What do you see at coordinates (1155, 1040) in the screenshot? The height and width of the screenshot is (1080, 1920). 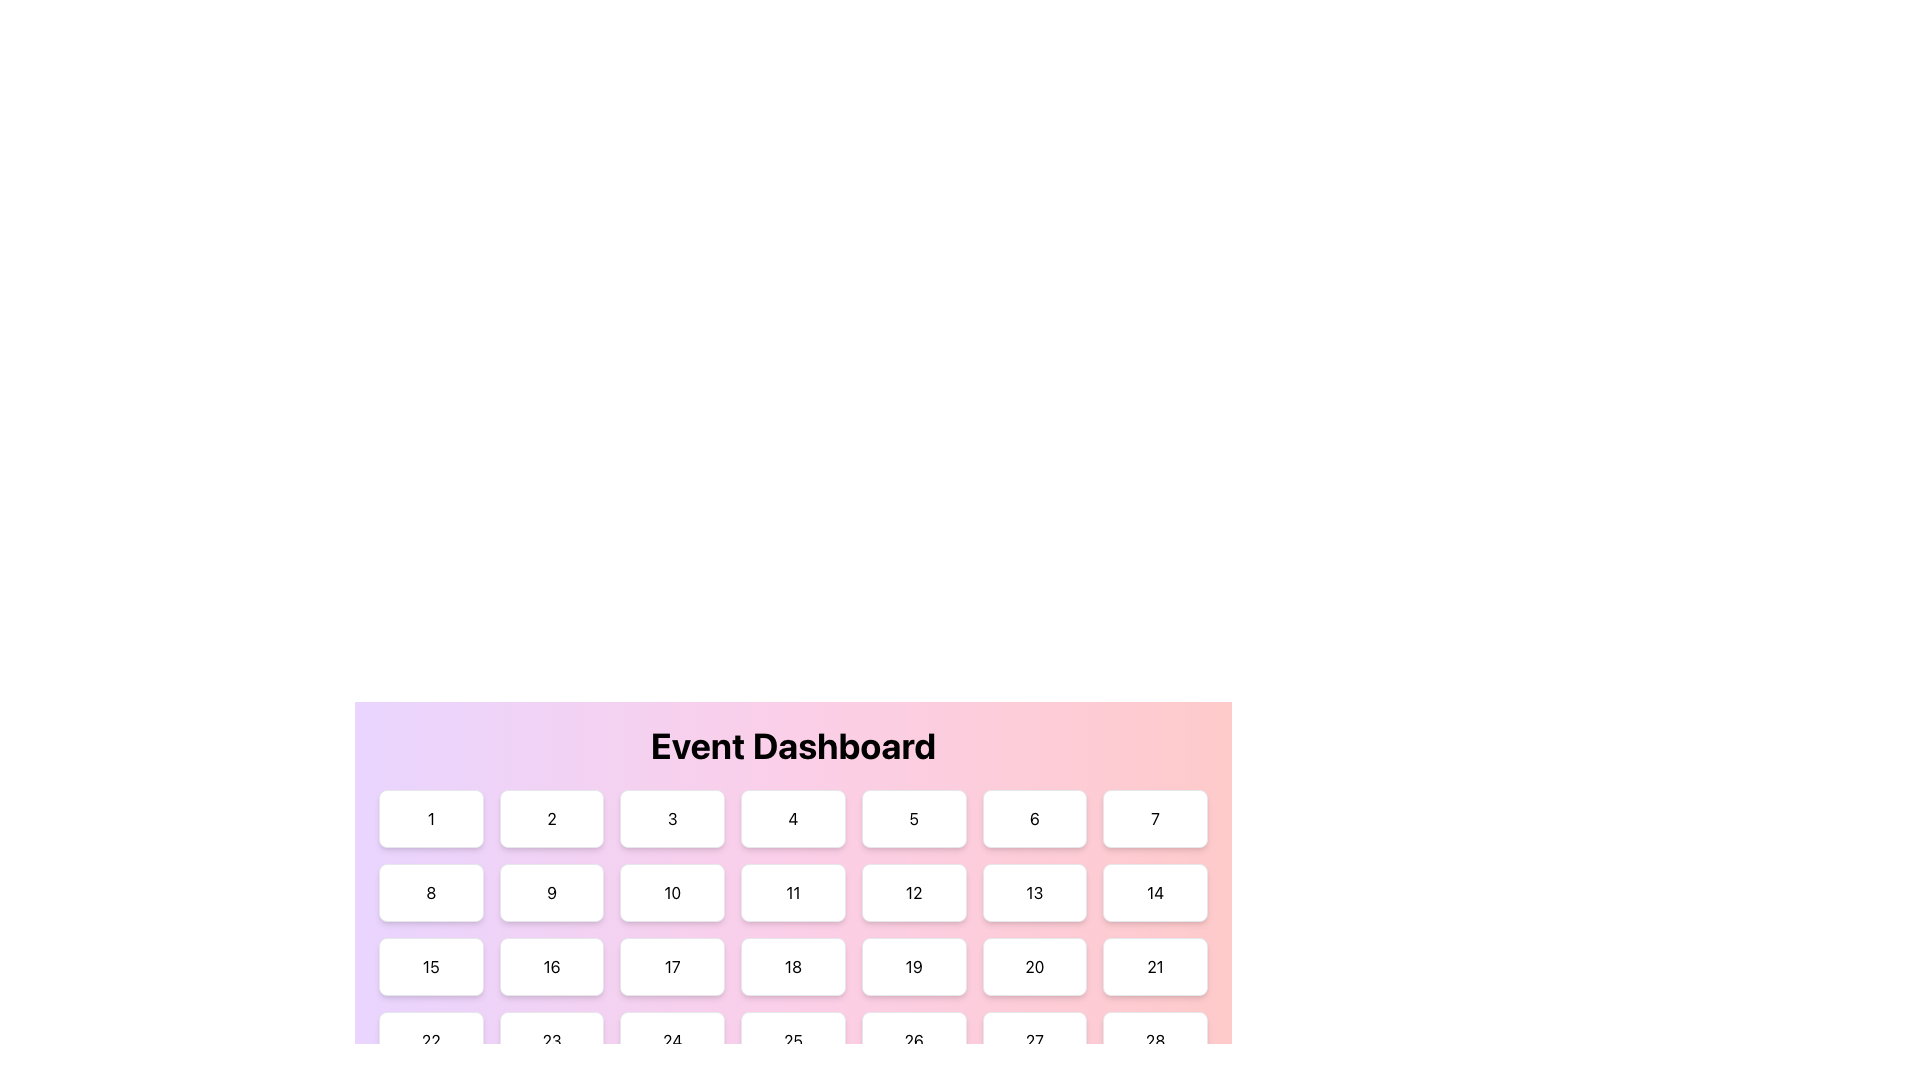 I see `the button that allows the user` at bounding box center [1155, 1040].